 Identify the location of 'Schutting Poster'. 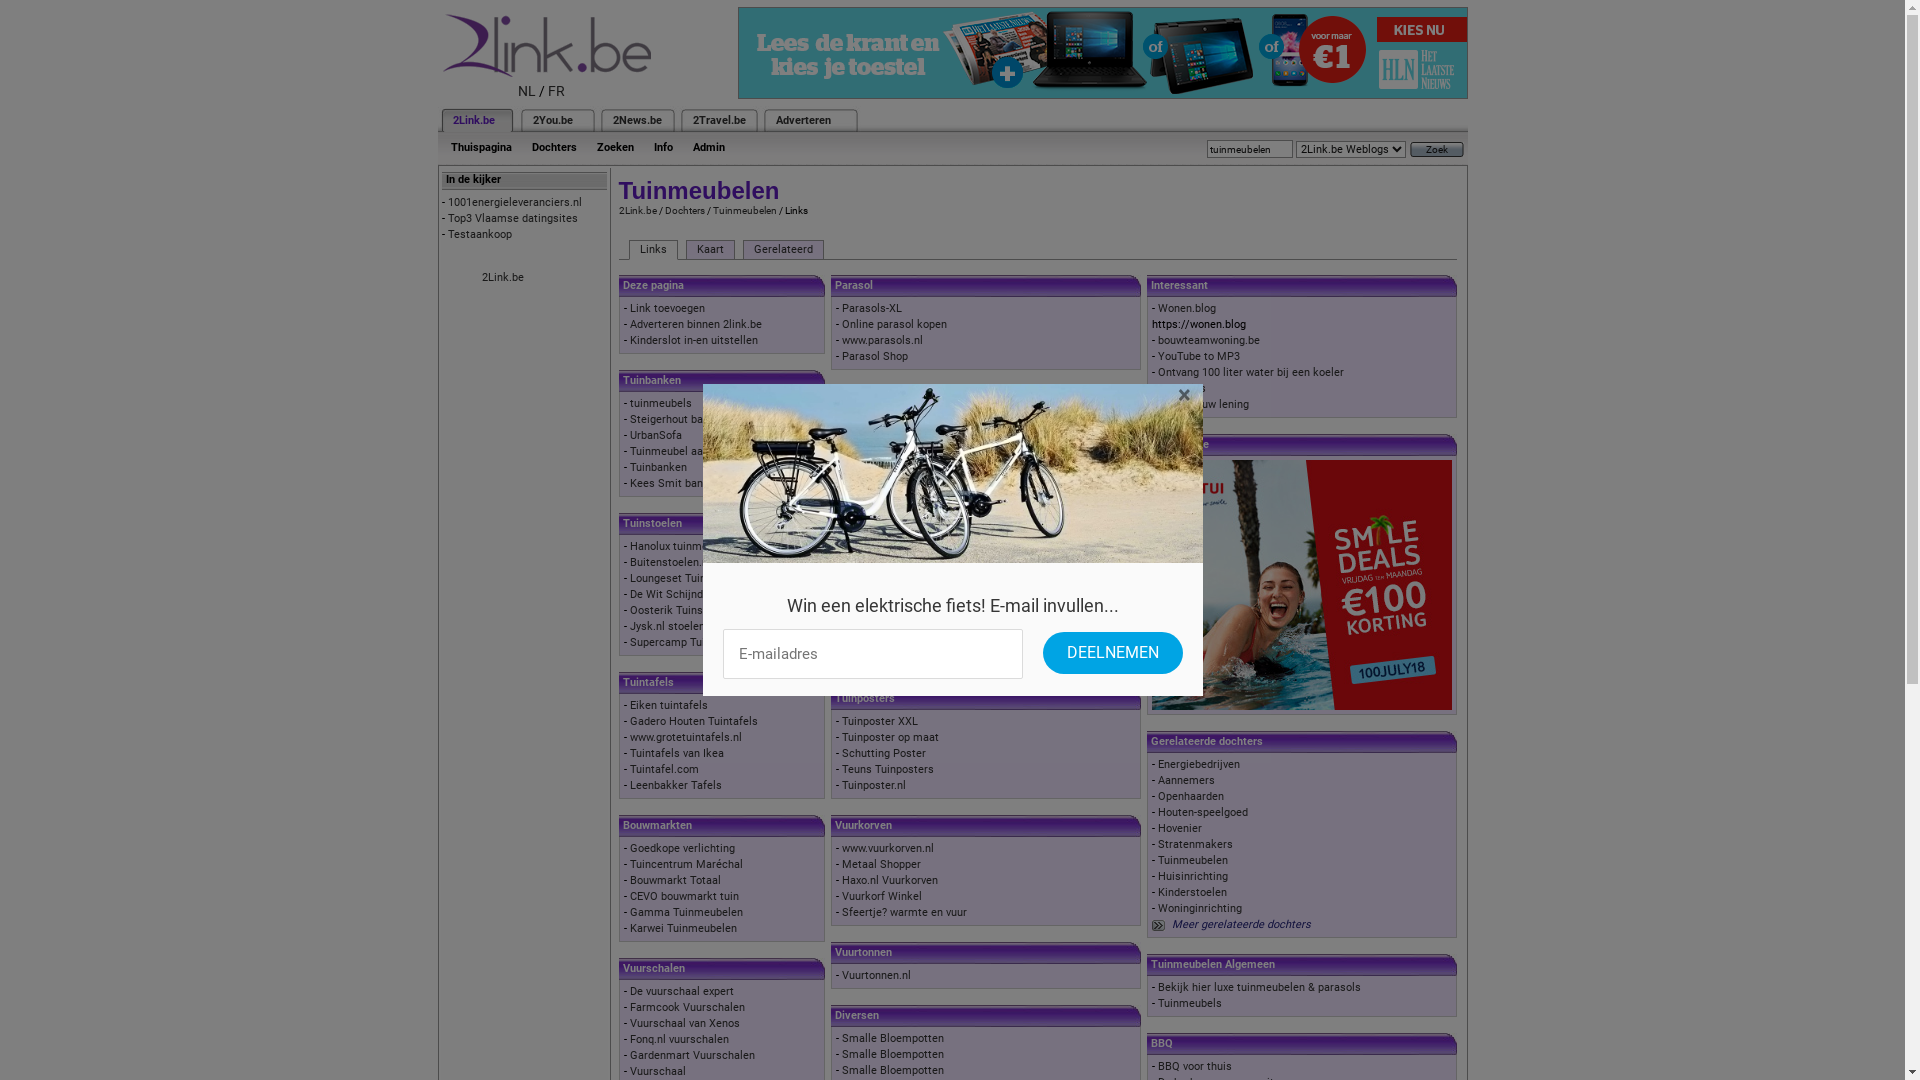
(882, 753).